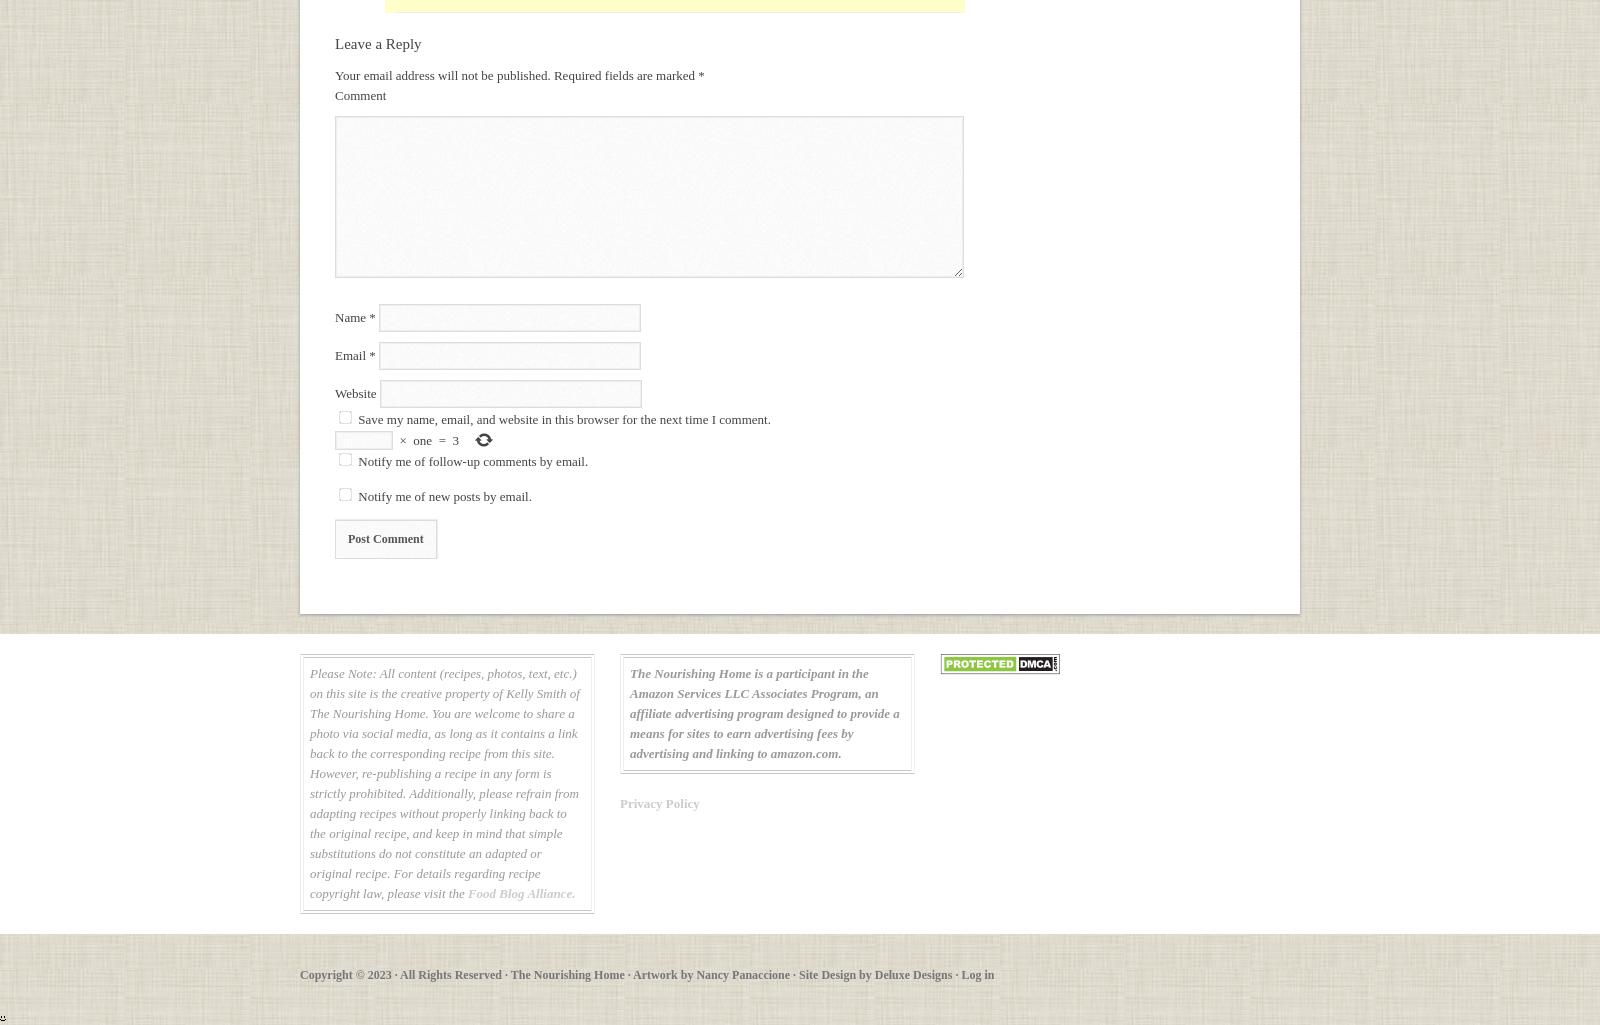 Image resolution: width=1600 pixels, height=1025 pixels. What do you see at coordinates (421, 438) in the screenshot?
I see `'one'` at bounding box center [421, 438].